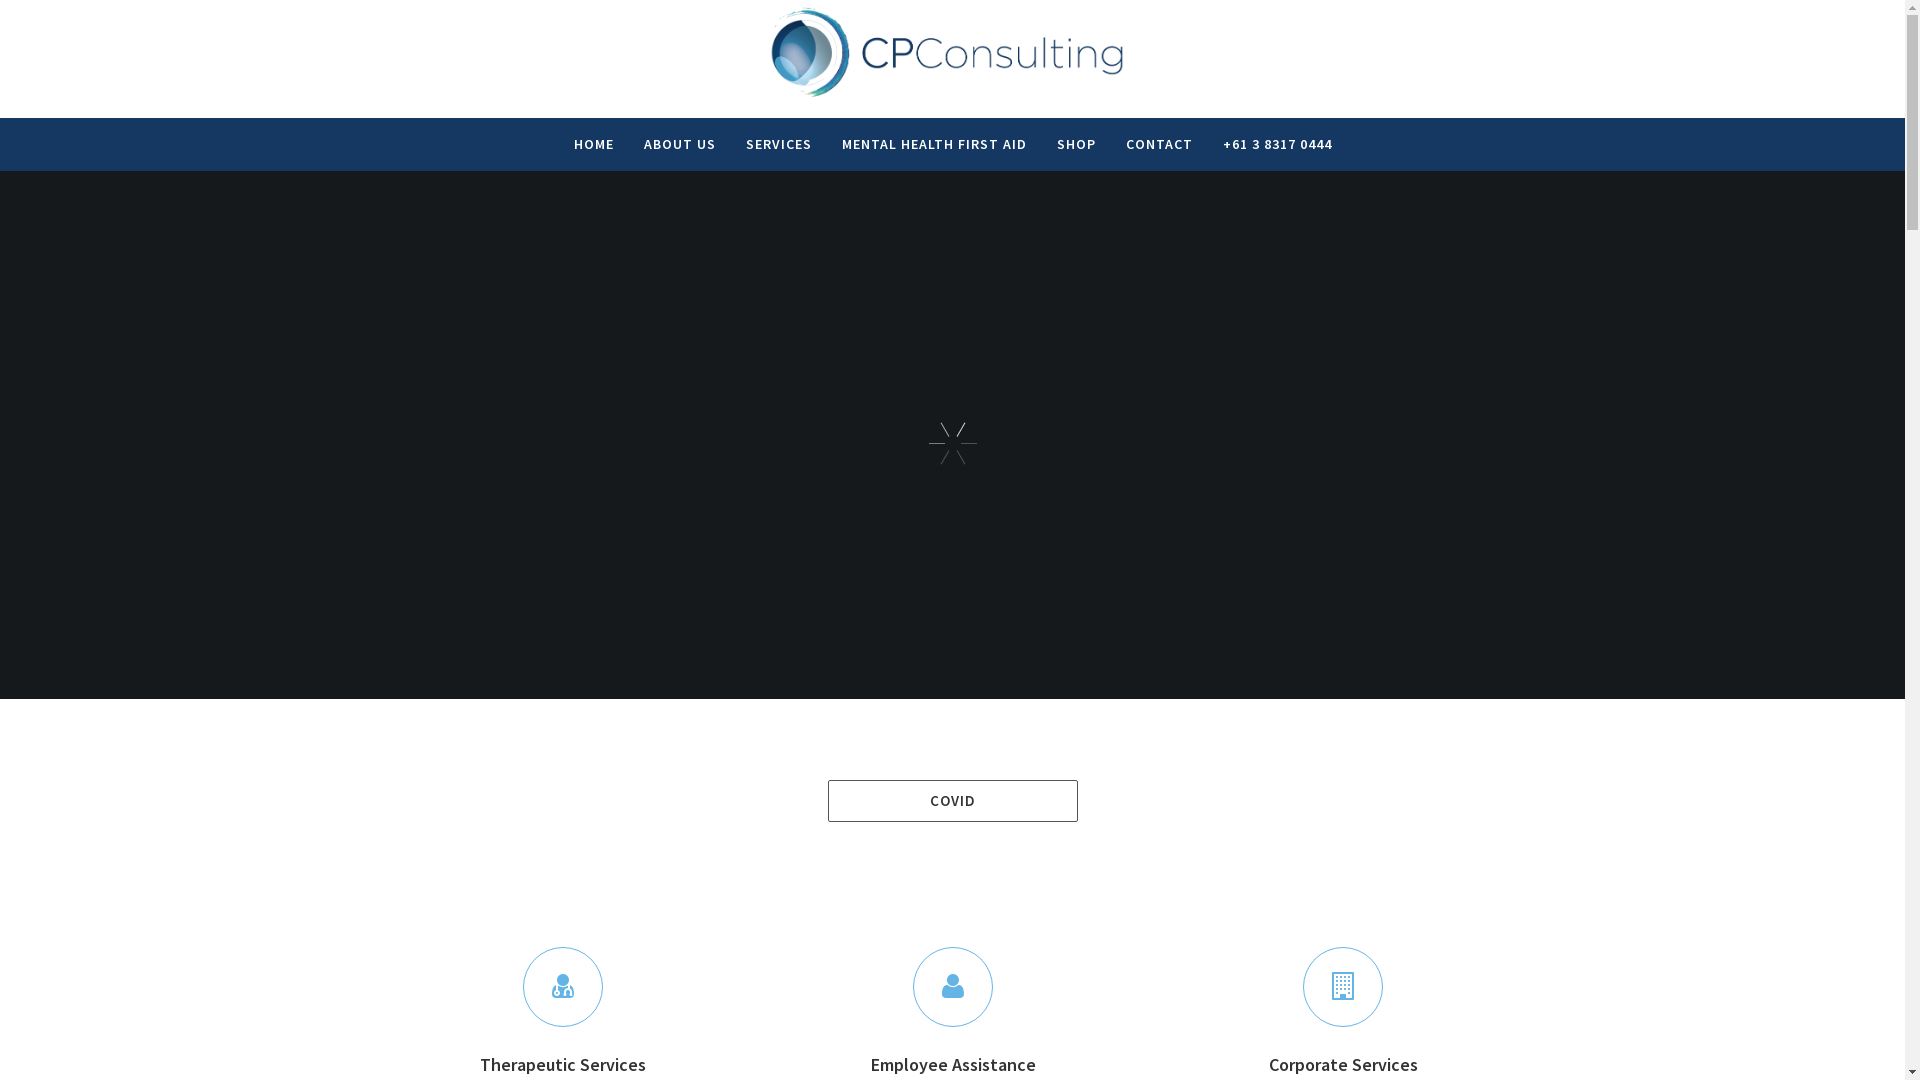 Image resolution: width=1920 pixels, height=1080 pixels. Describe the element at coordinates (728, 144) in the screenshot. I see `'SERVICES'` at that location.